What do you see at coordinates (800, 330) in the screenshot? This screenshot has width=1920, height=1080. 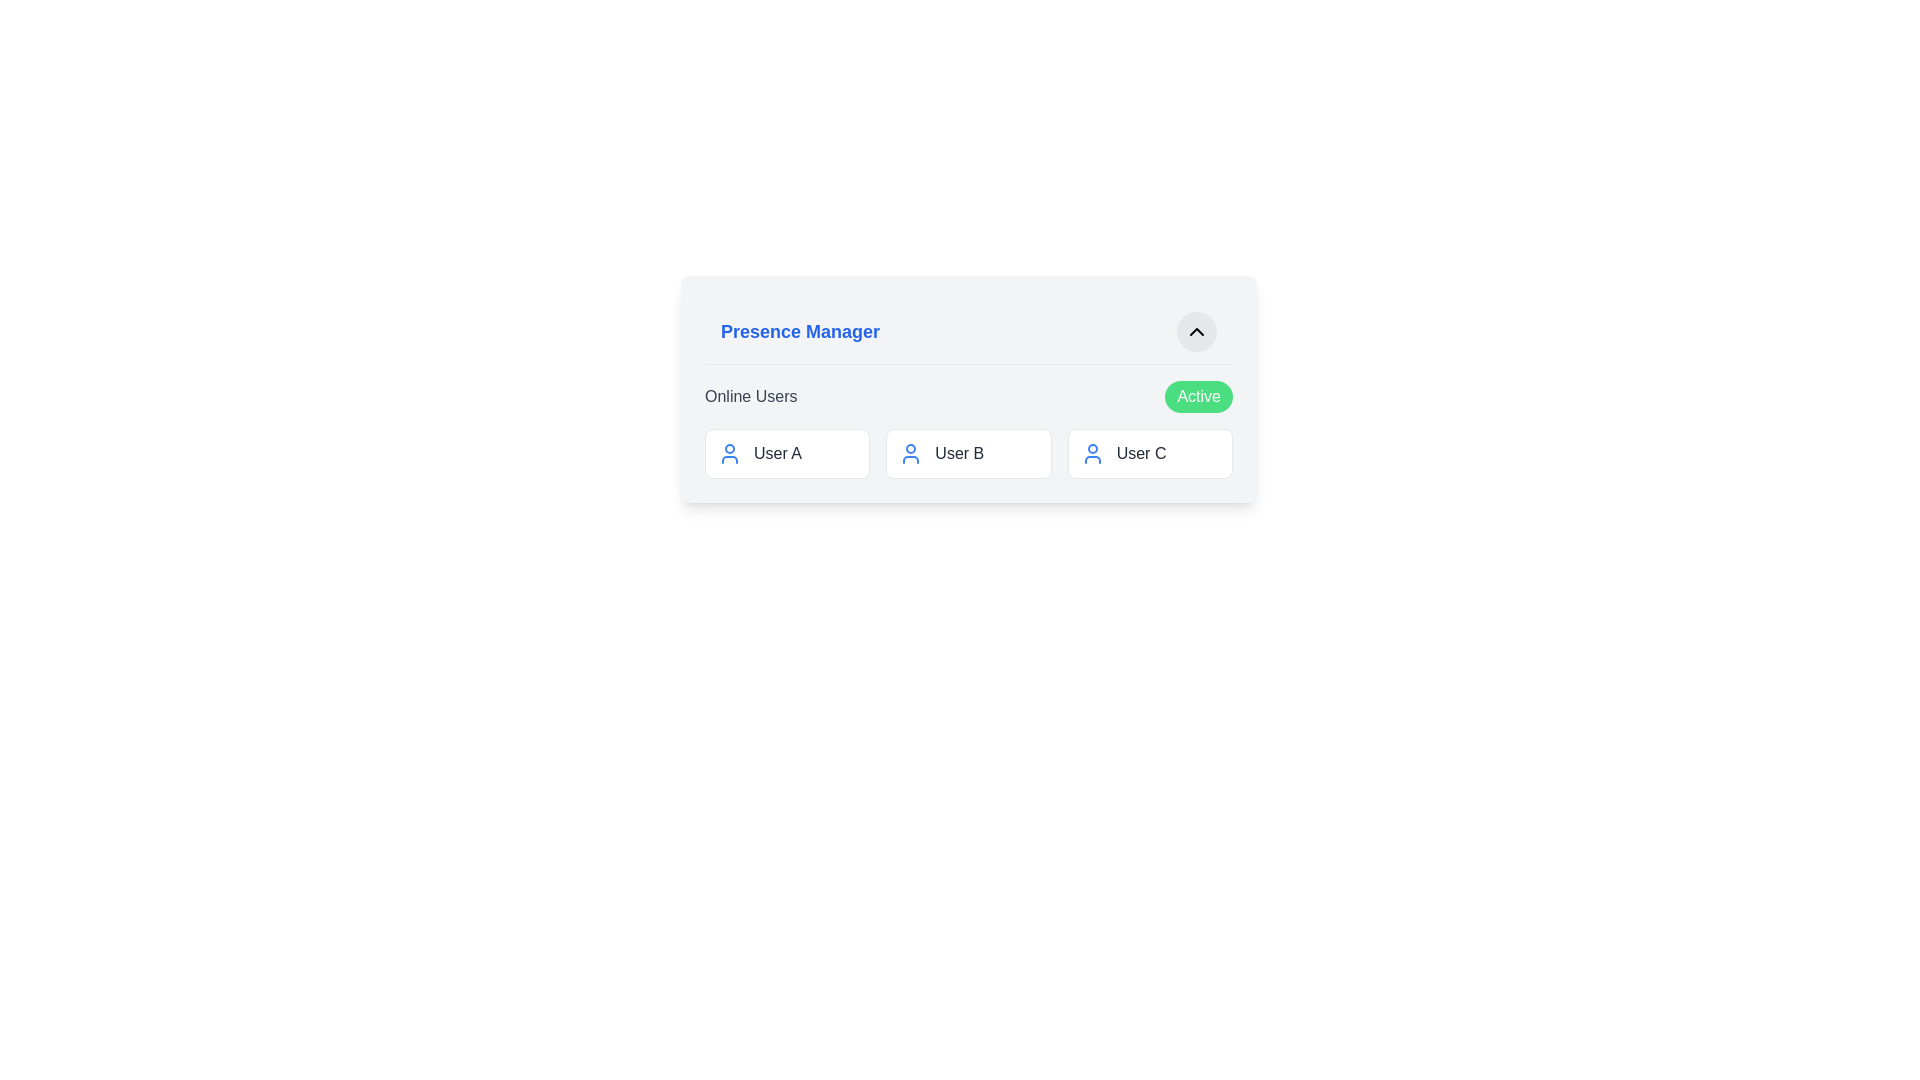 I see `the bold, blue-colored text labeled 'Presence Manager' at the top-left of the card component, which stands out against a light gray background` at bounding box center [800, 330].